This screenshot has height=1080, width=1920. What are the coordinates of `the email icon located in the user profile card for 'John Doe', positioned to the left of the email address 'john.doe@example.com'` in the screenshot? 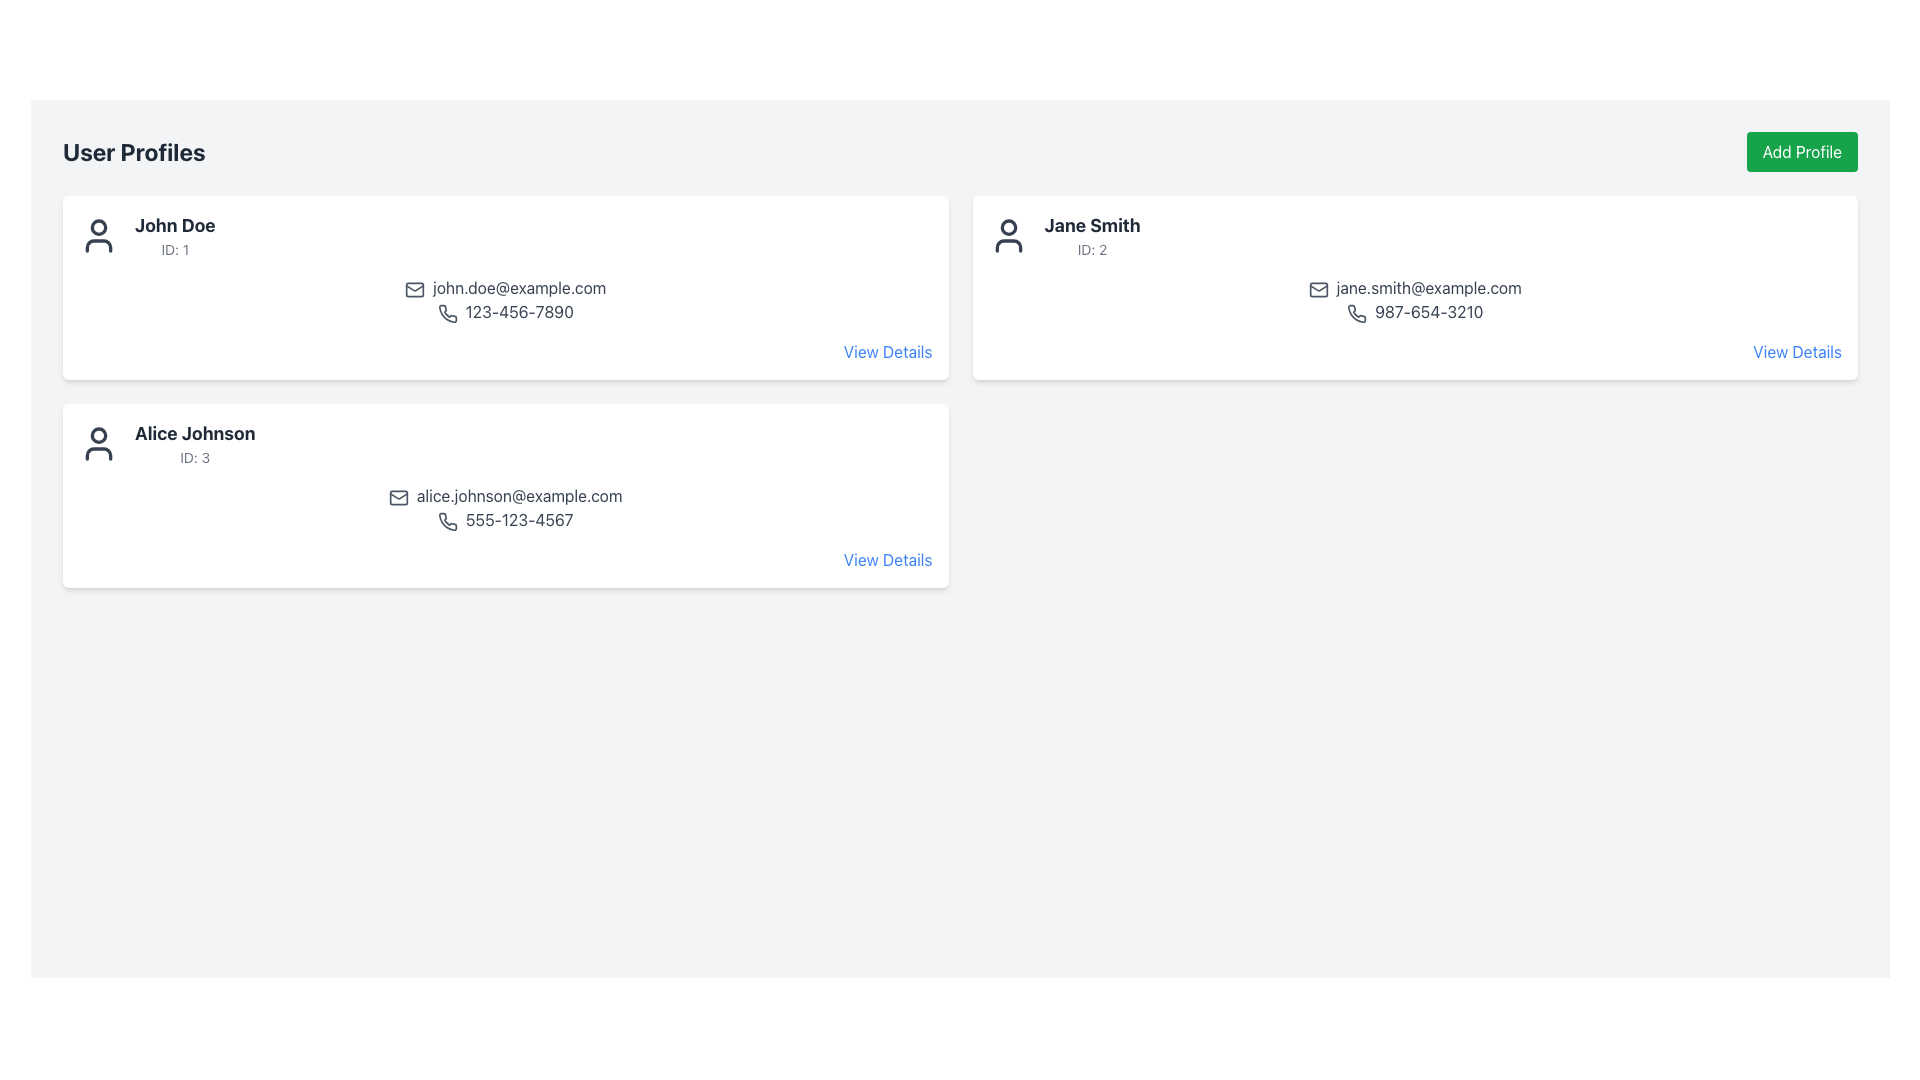 It's located at (414, 289).